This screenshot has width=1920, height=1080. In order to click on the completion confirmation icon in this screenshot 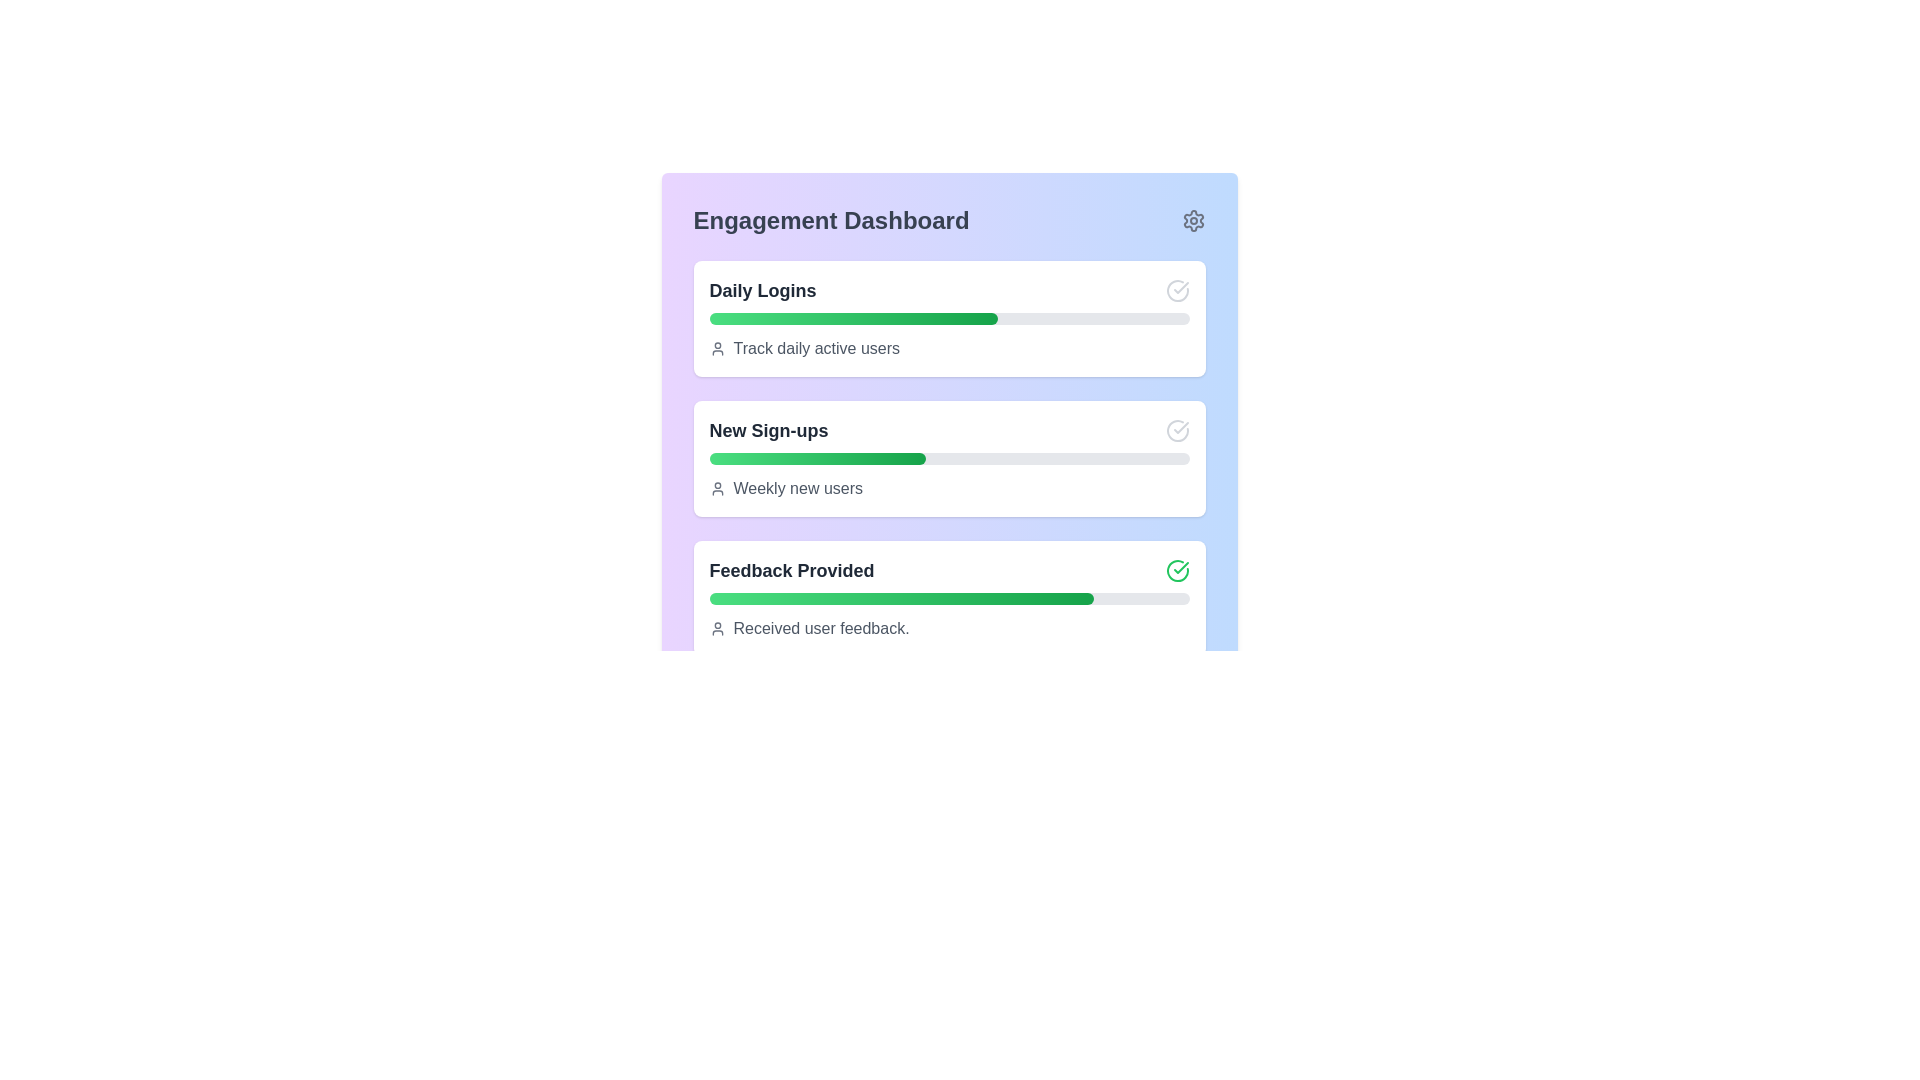, I will do `click(1177, 290)`.